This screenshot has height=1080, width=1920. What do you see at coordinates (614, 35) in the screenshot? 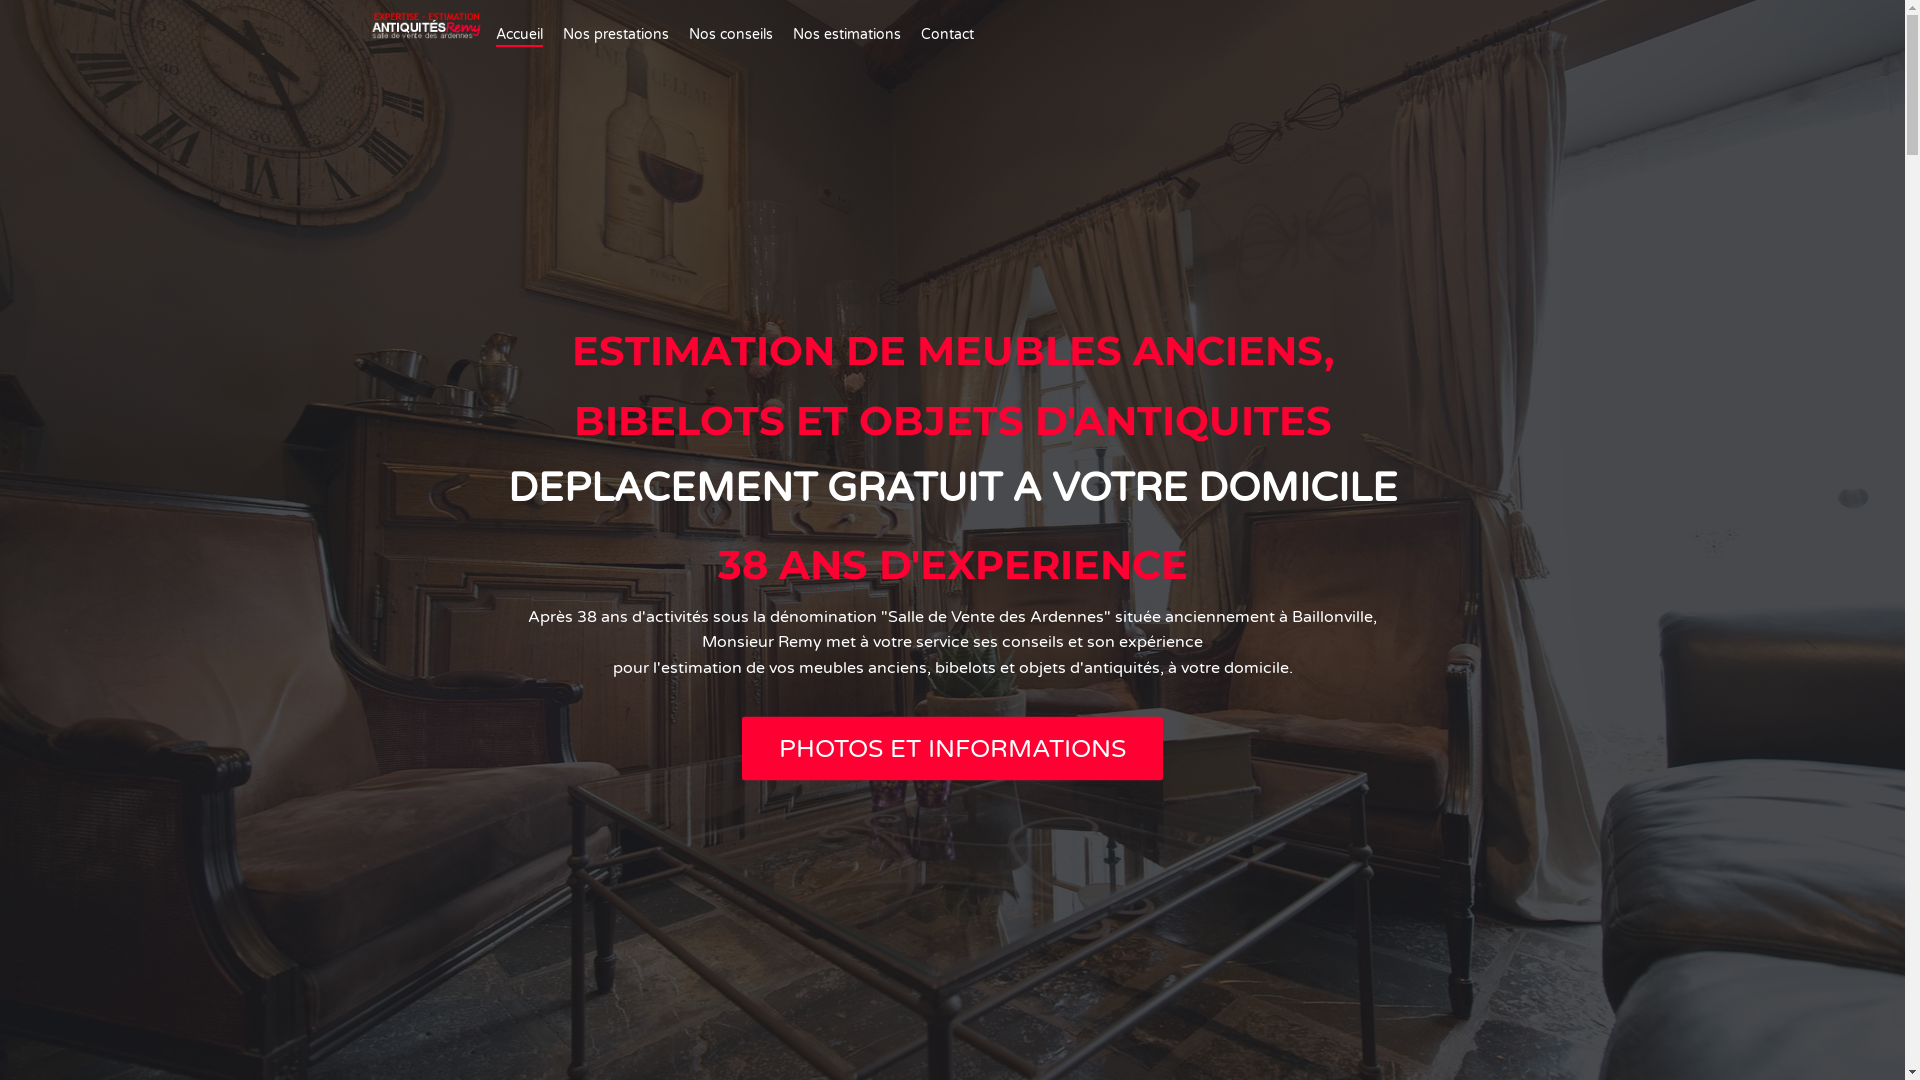
I see `'Nos prestations'` at bounding box center [614, 35].